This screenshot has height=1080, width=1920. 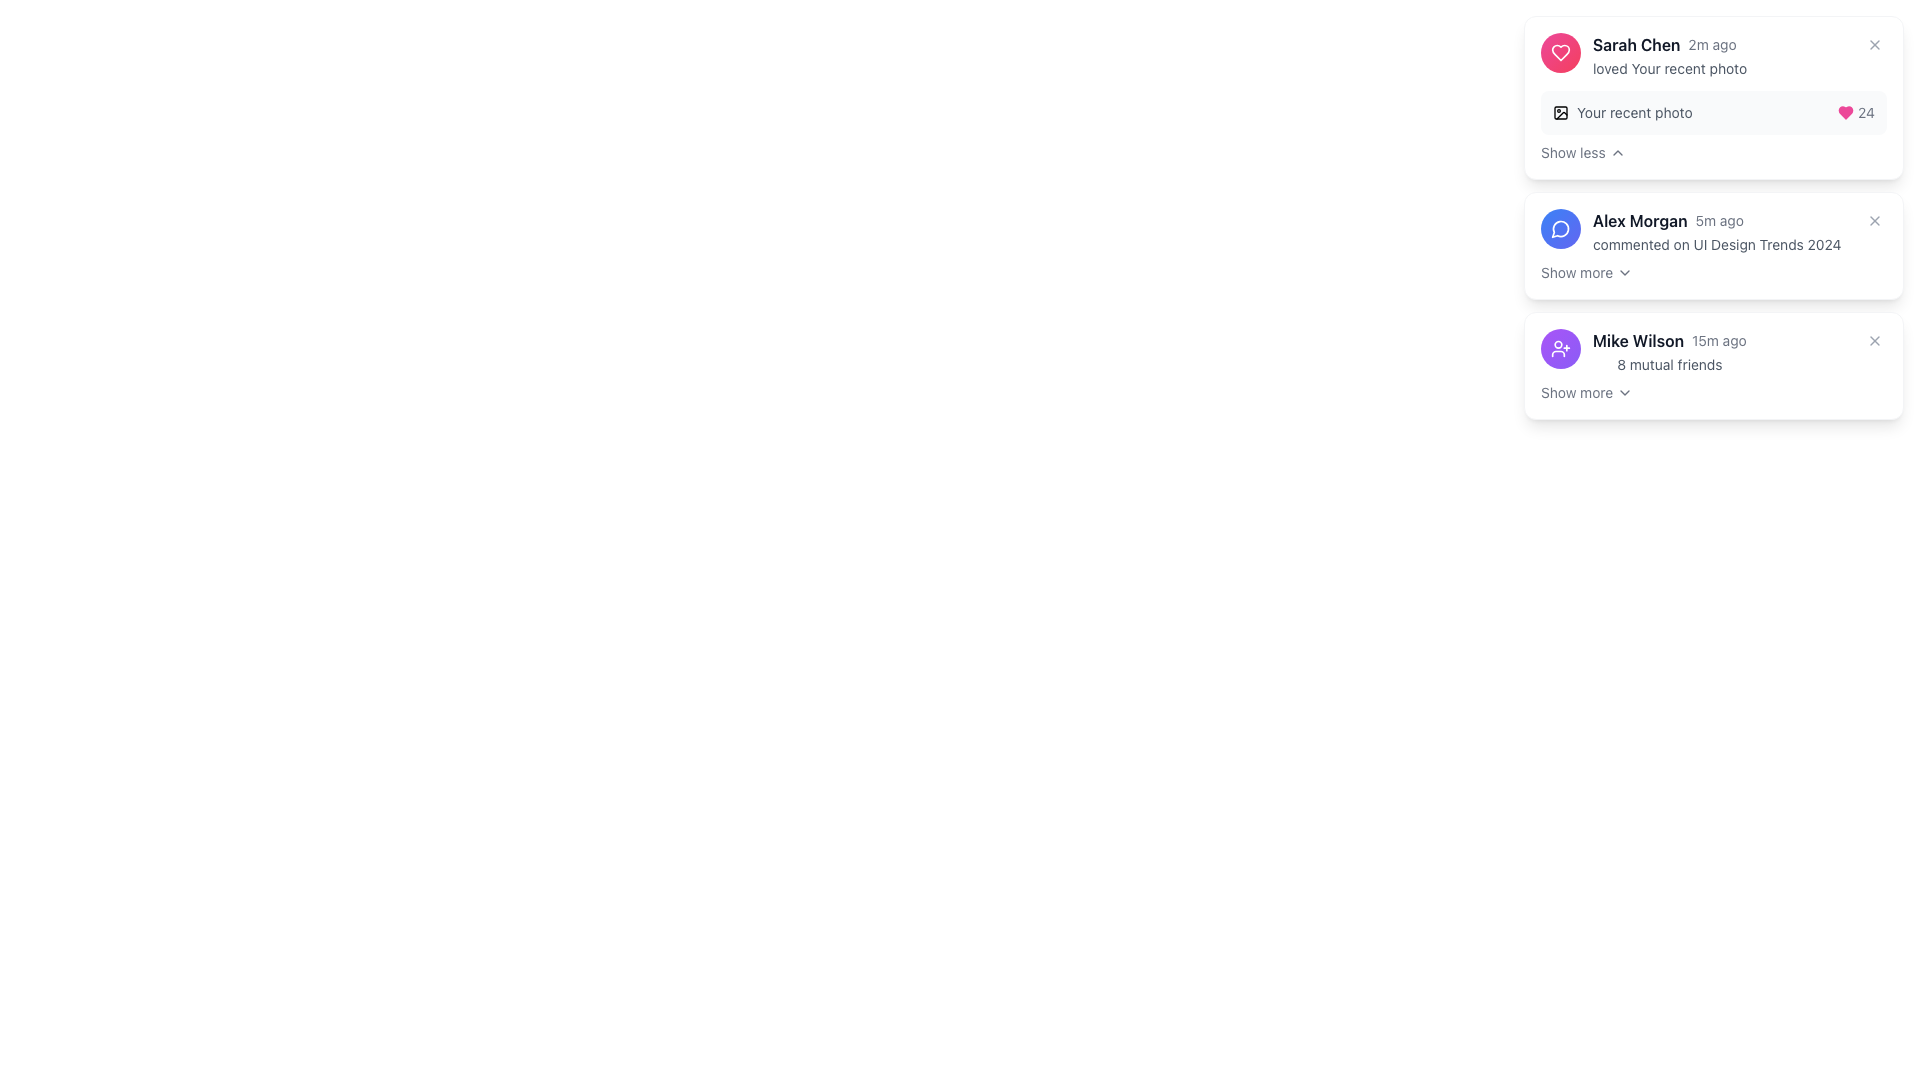 What do you see at coordinates (1716, 220) in the screenshot?
I see `the text element displaying 'Alex Morgan 5m ago' for additional interaction` at bounding box center [1716, 220].